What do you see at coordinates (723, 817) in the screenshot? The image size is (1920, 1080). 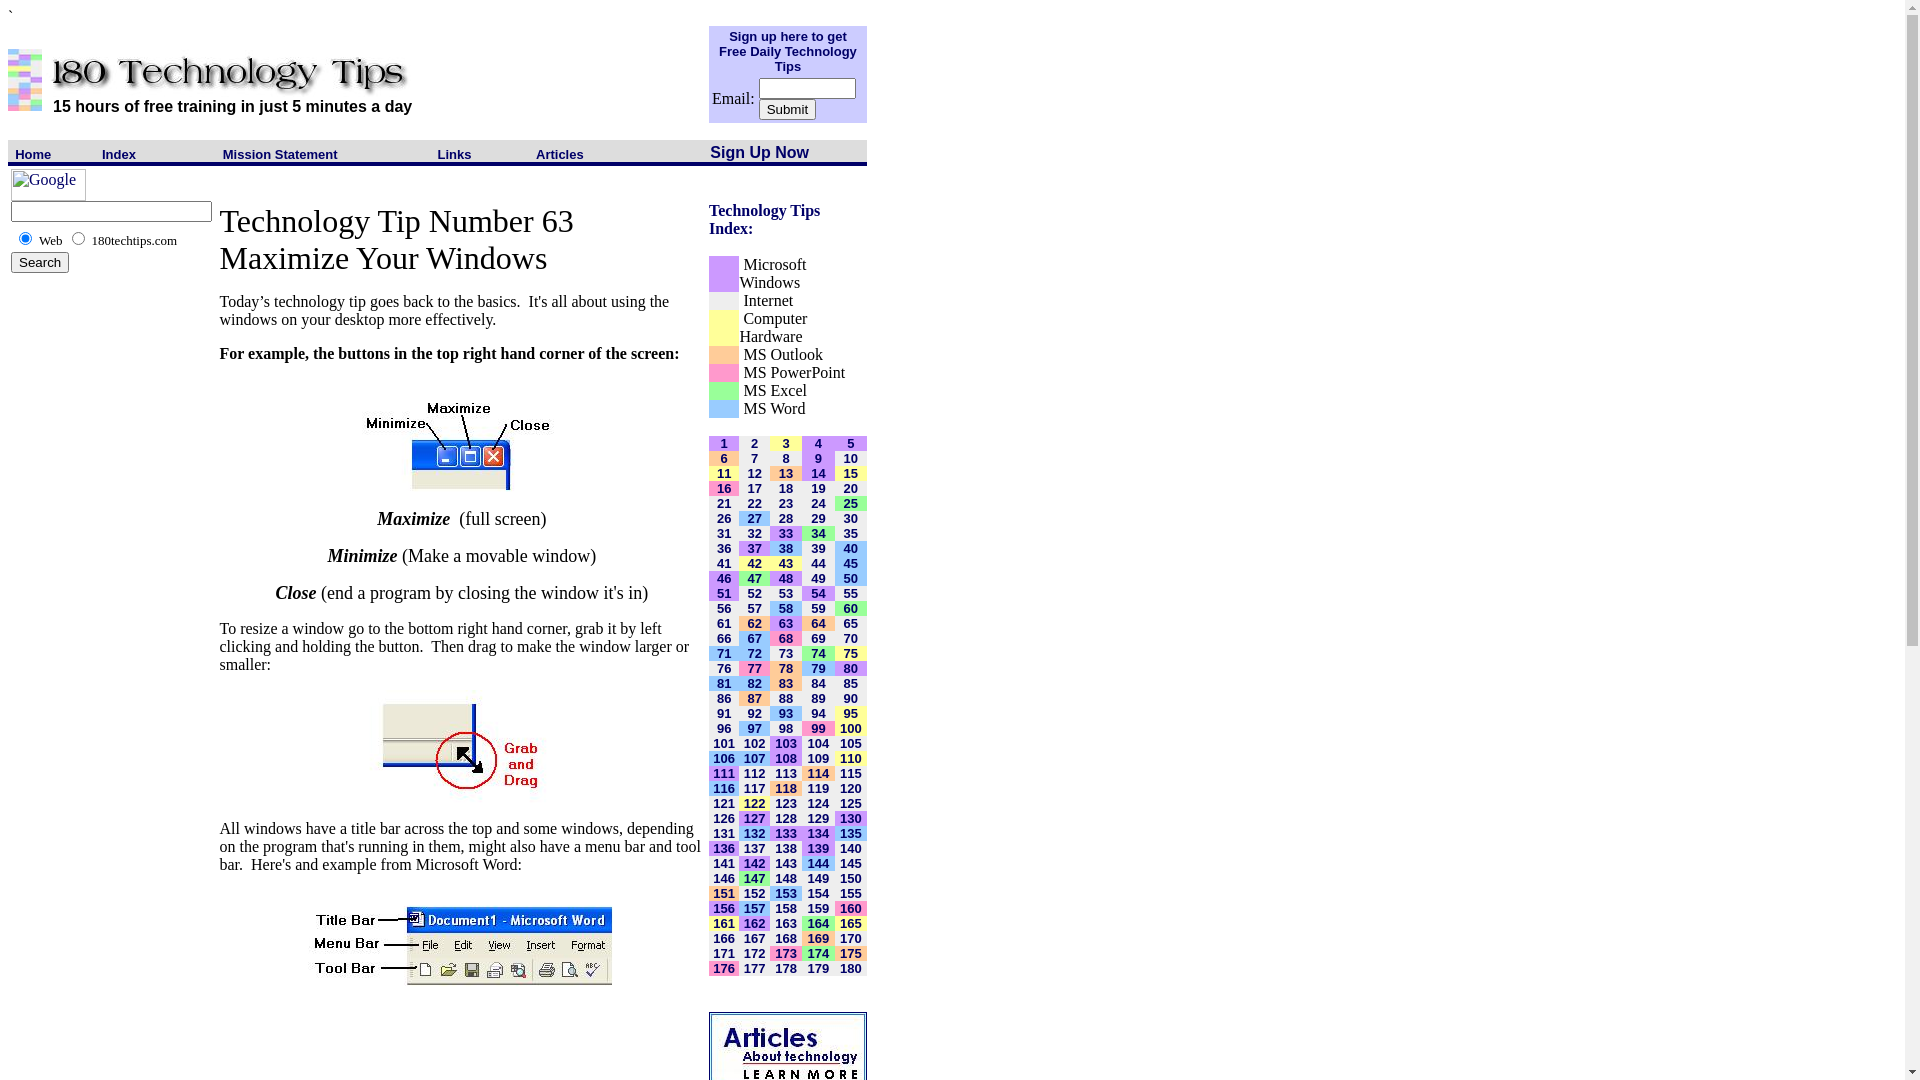 I see `'126'` at bounding box center [723, 817].